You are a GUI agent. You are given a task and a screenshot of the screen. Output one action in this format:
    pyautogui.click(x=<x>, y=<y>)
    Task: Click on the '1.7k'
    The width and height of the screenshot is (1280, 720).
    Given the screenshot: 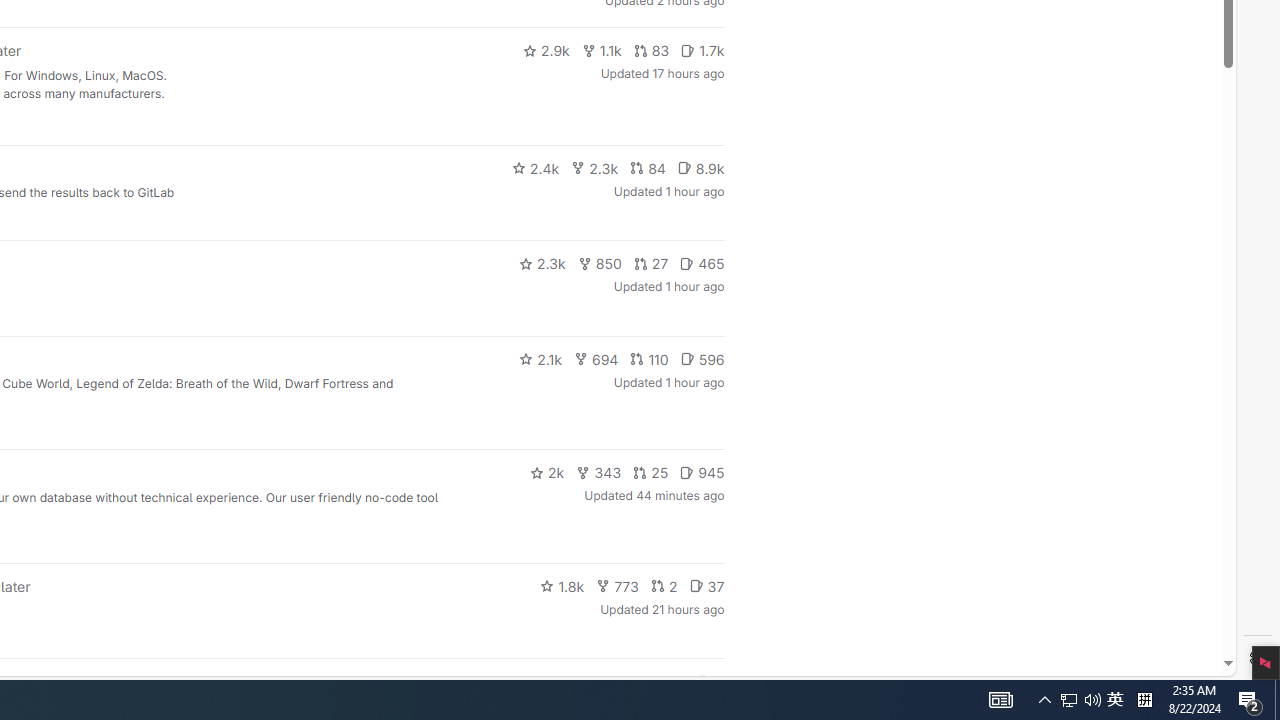 What is the action you would take?
    pyautogui.click(x=702, y=50)
    